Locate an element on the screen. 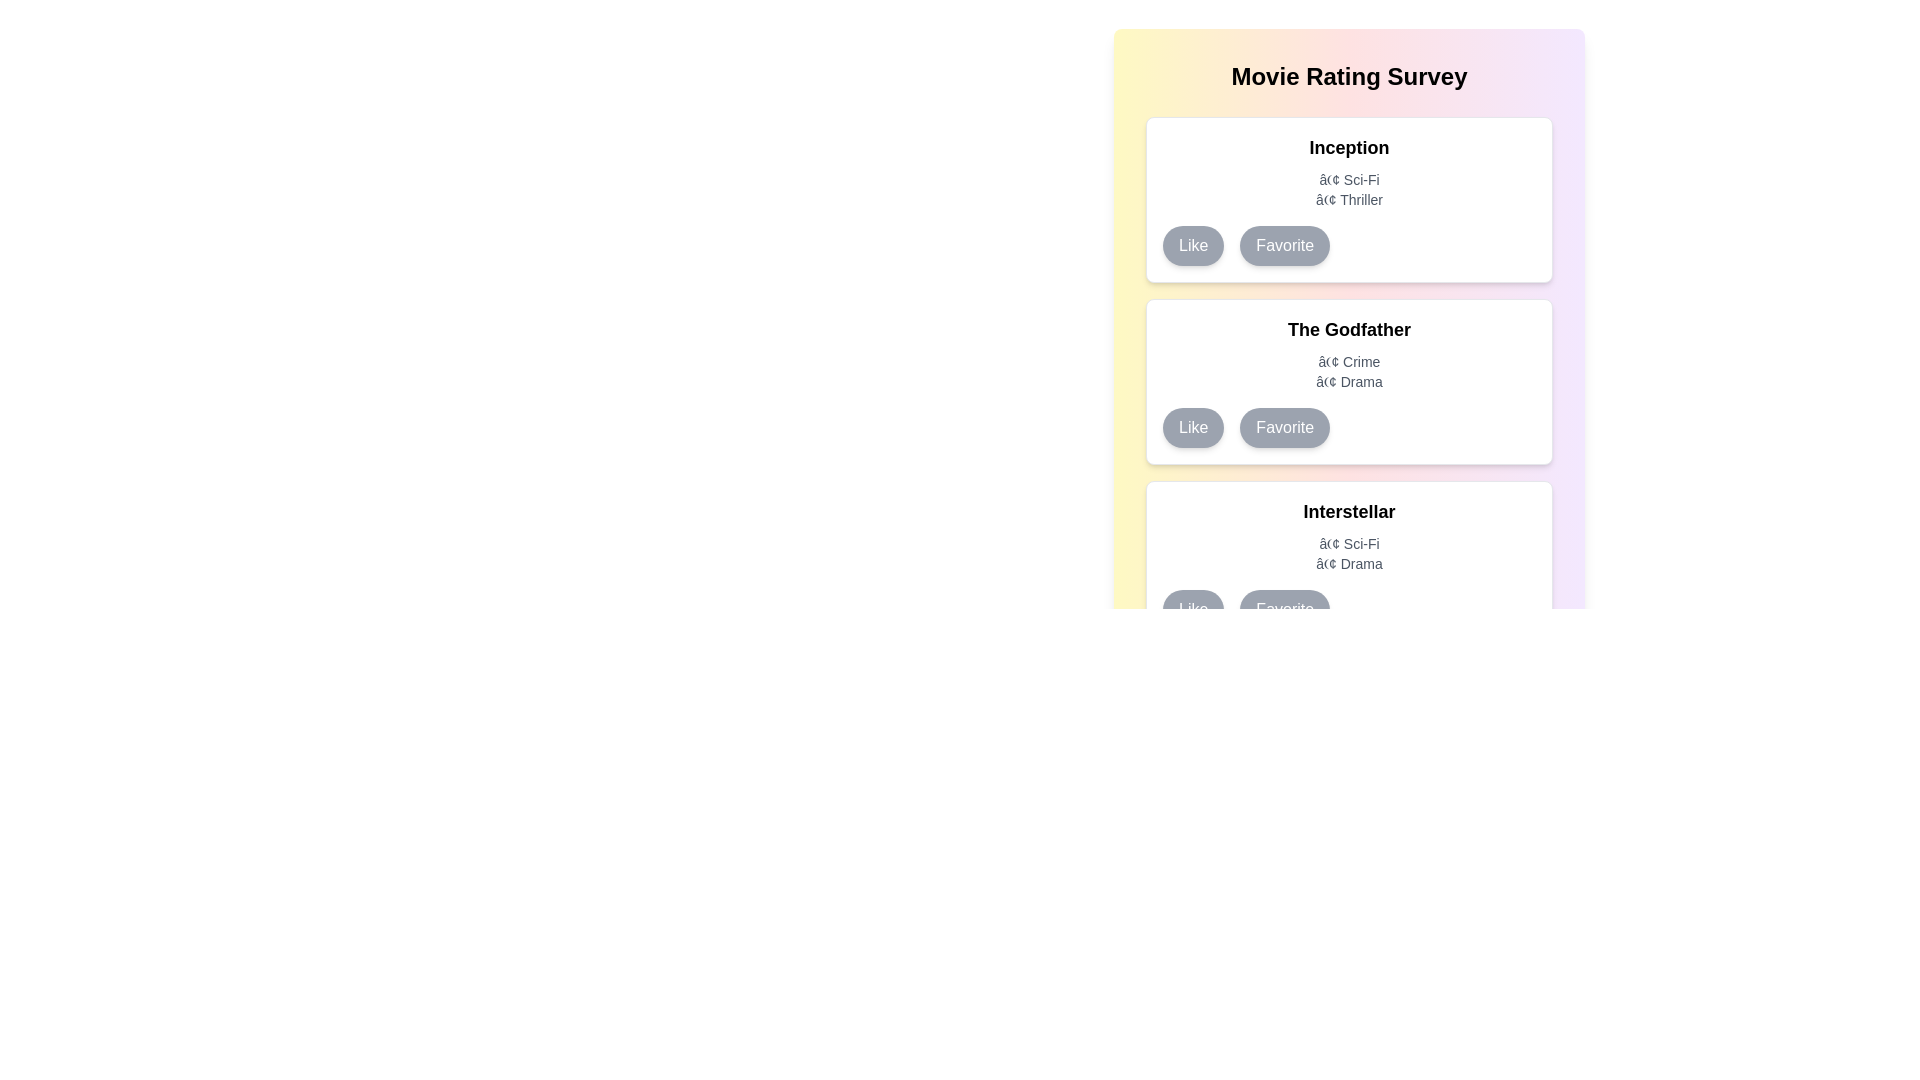 The height and width of the screenshot is (1080, 1920). the 'Crime' genre text label located in the second card titled 'The Godfather', which is the first item in the genre list and situated above the text '• Drama' is located at coordinates (1349, 362).